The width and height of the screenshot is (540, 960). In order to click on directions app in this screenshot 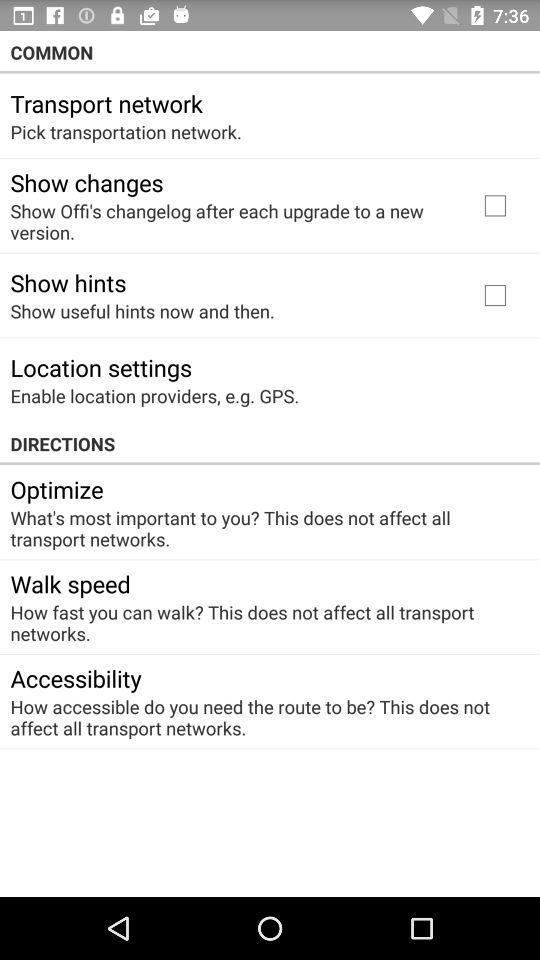, I will do `click(270, 444)`.